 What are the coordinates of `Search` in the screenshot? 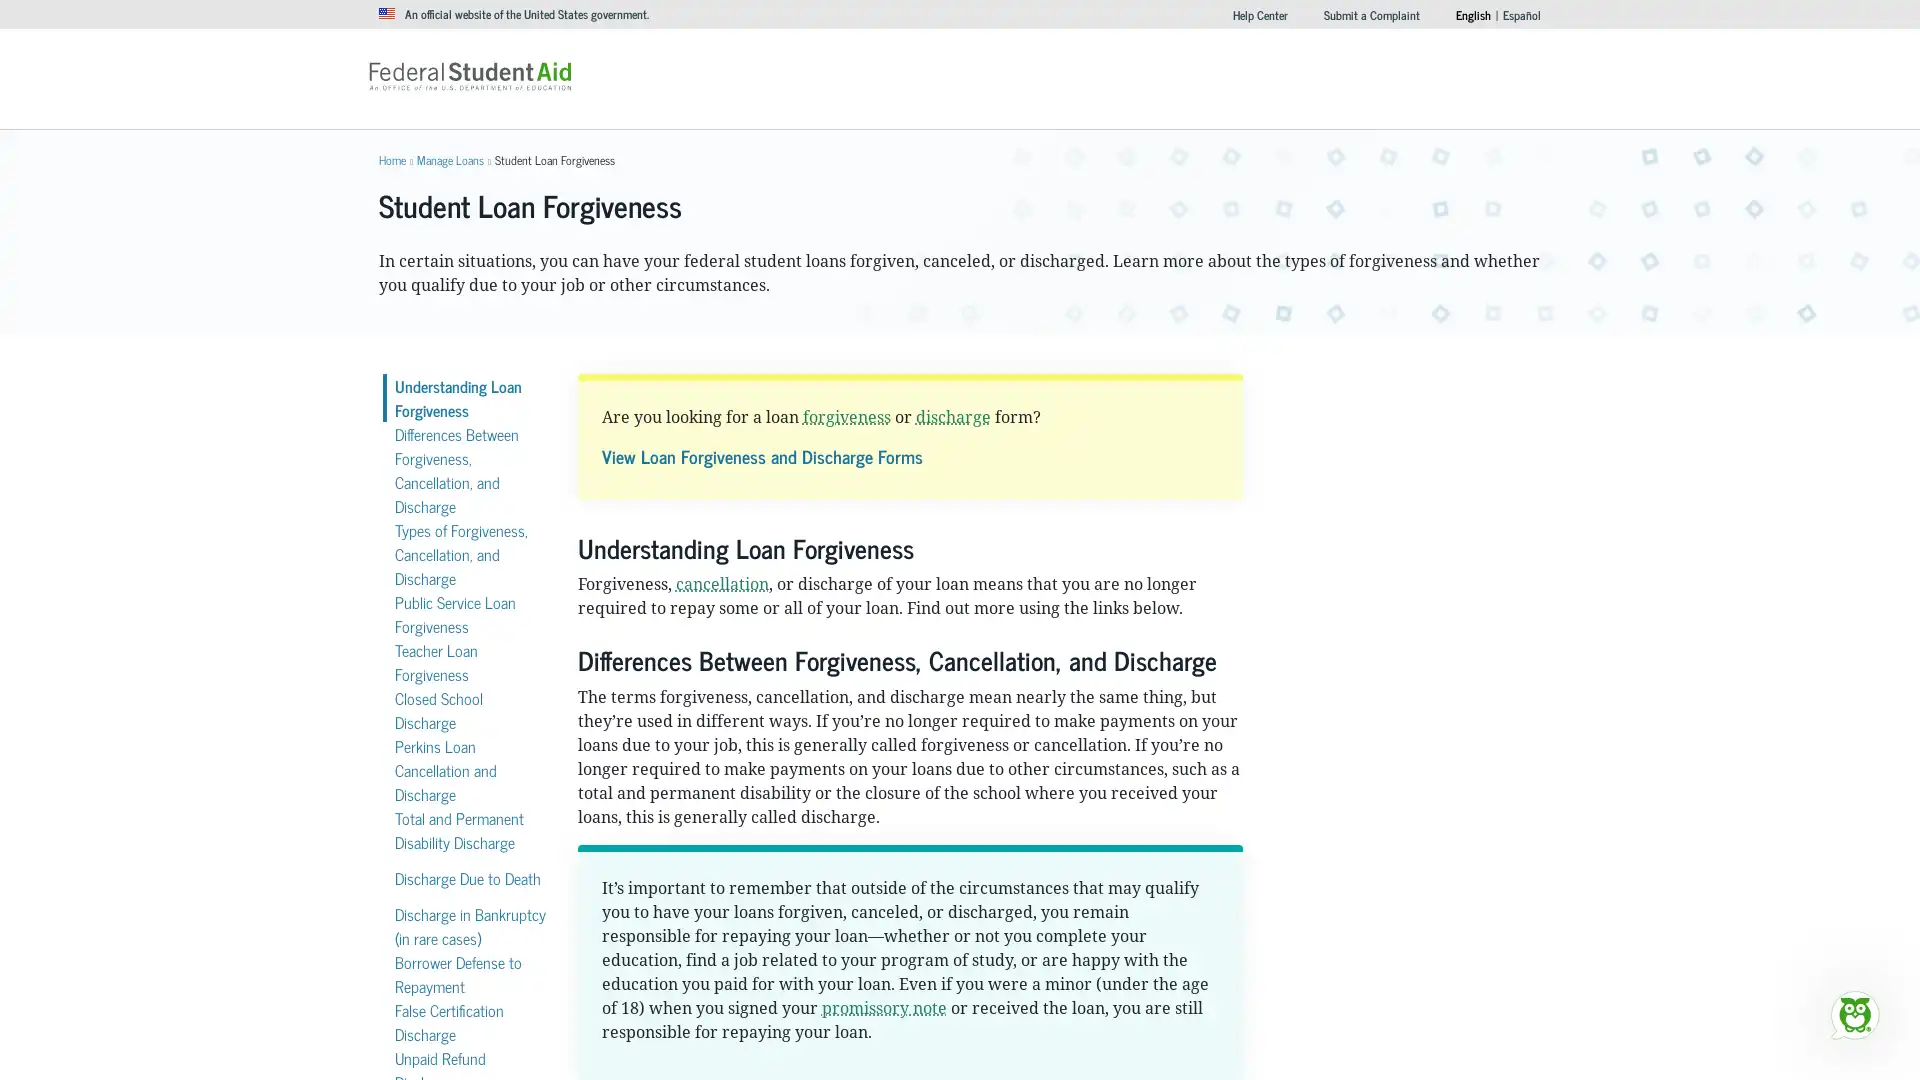 It's located at (1256, 69).